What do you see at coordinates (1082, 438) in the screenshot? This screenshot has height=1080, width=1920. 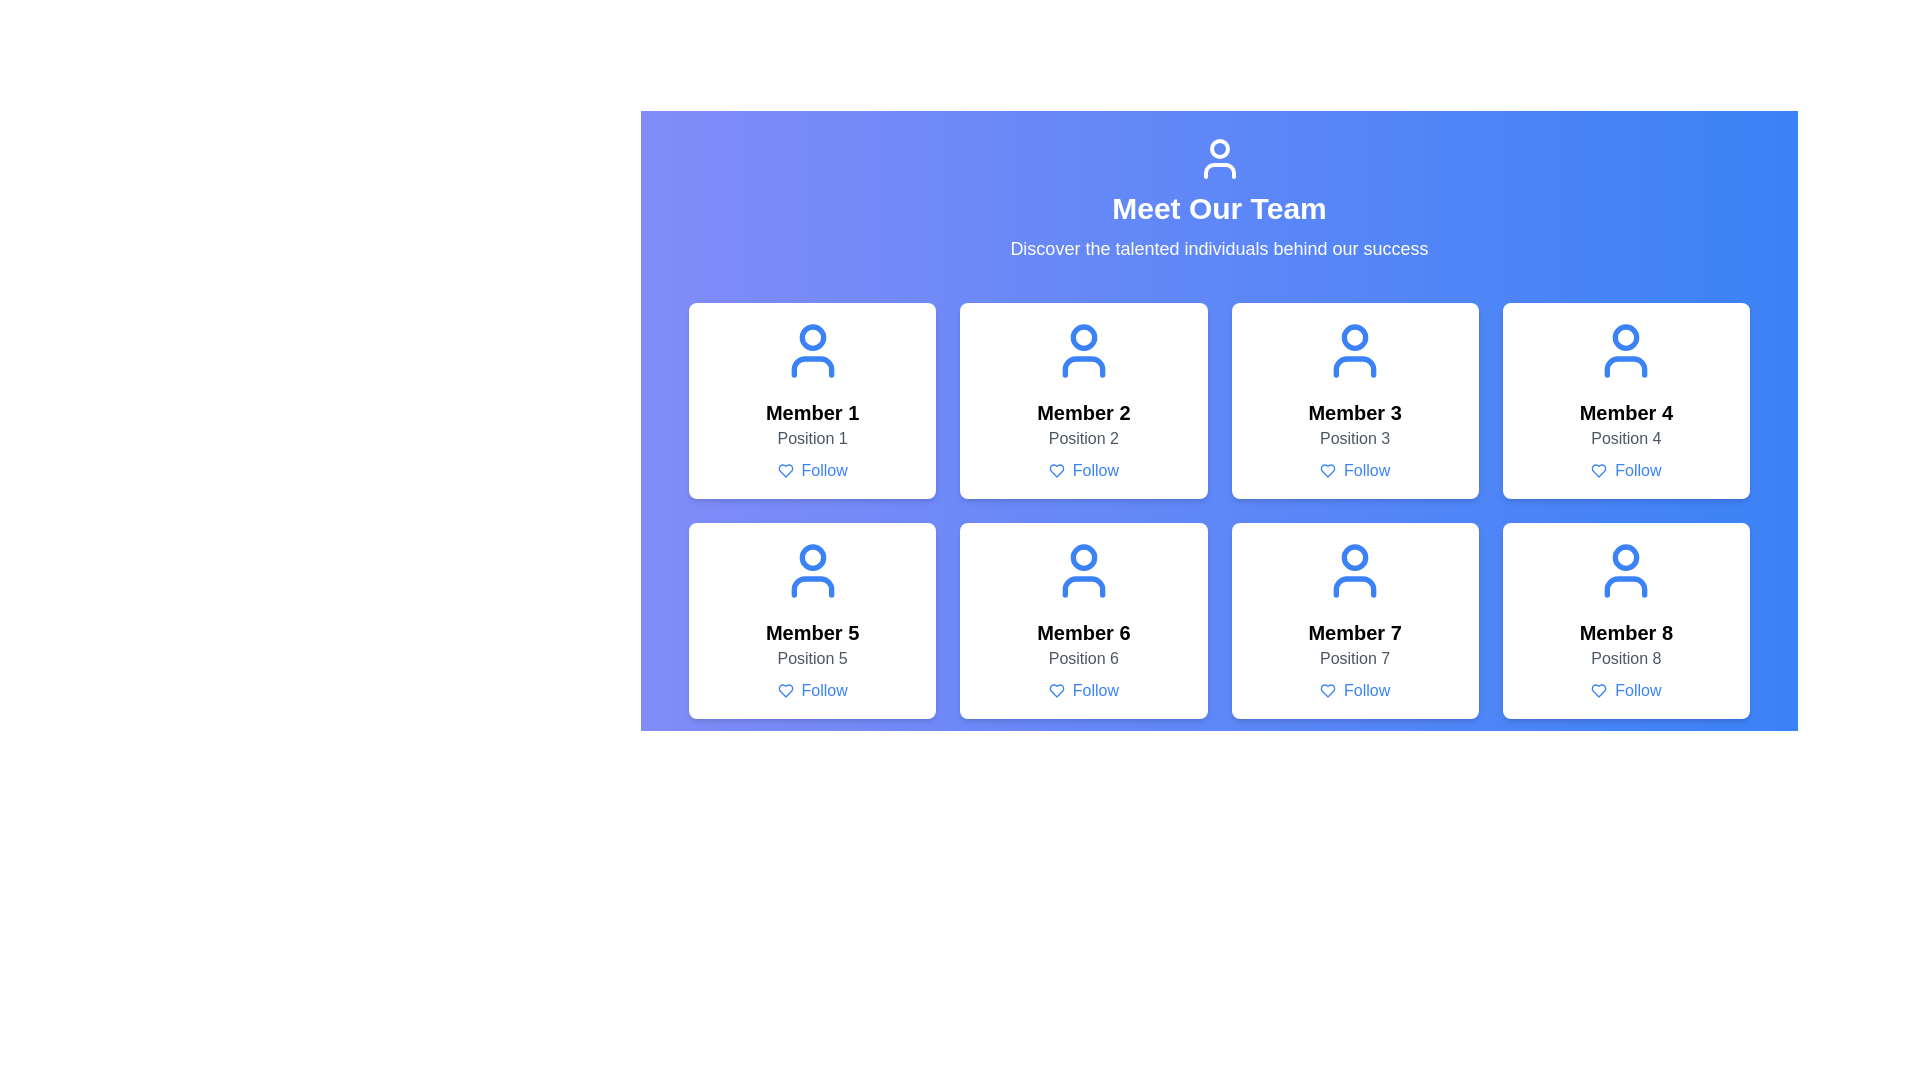 I see `the static text label indicating the role or position of 'Member 2' located within the card of the team member grid, positioned above the 'Follow' button` at bounding box center [1082, 438].